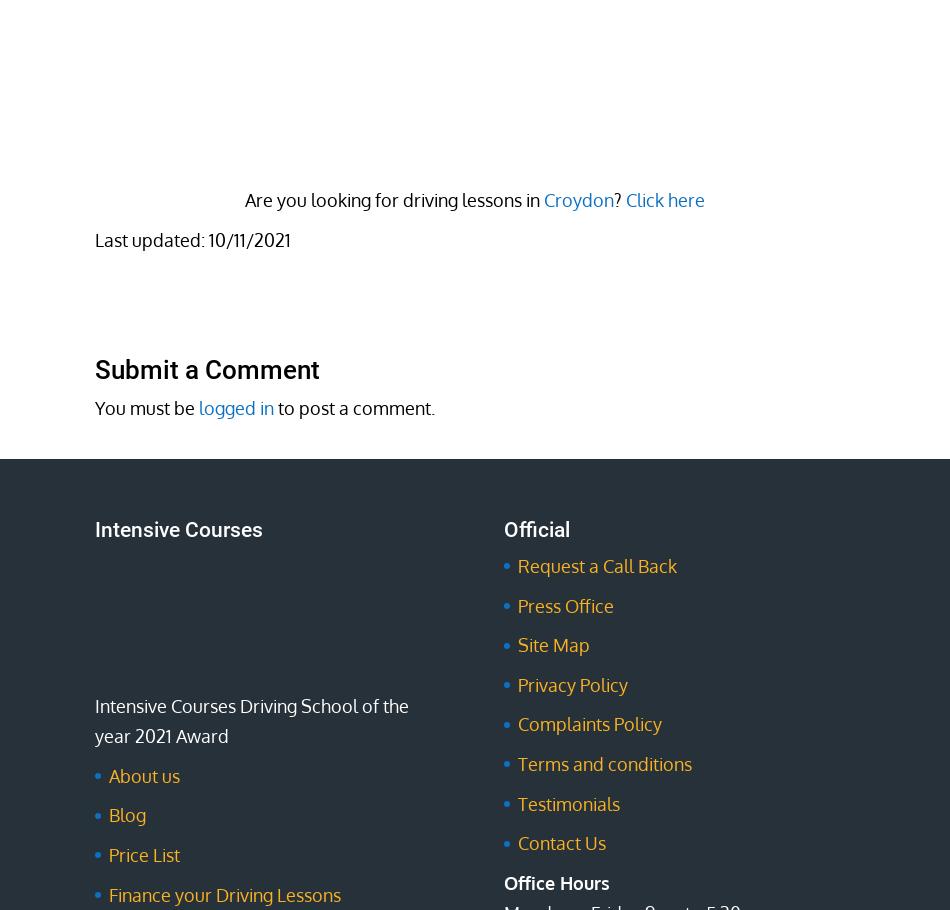 This screenshot has height=910, width=950. Describe the element at coordinates (207, 369) in the screenshot. I see `'Submit a Comment'` at that location.